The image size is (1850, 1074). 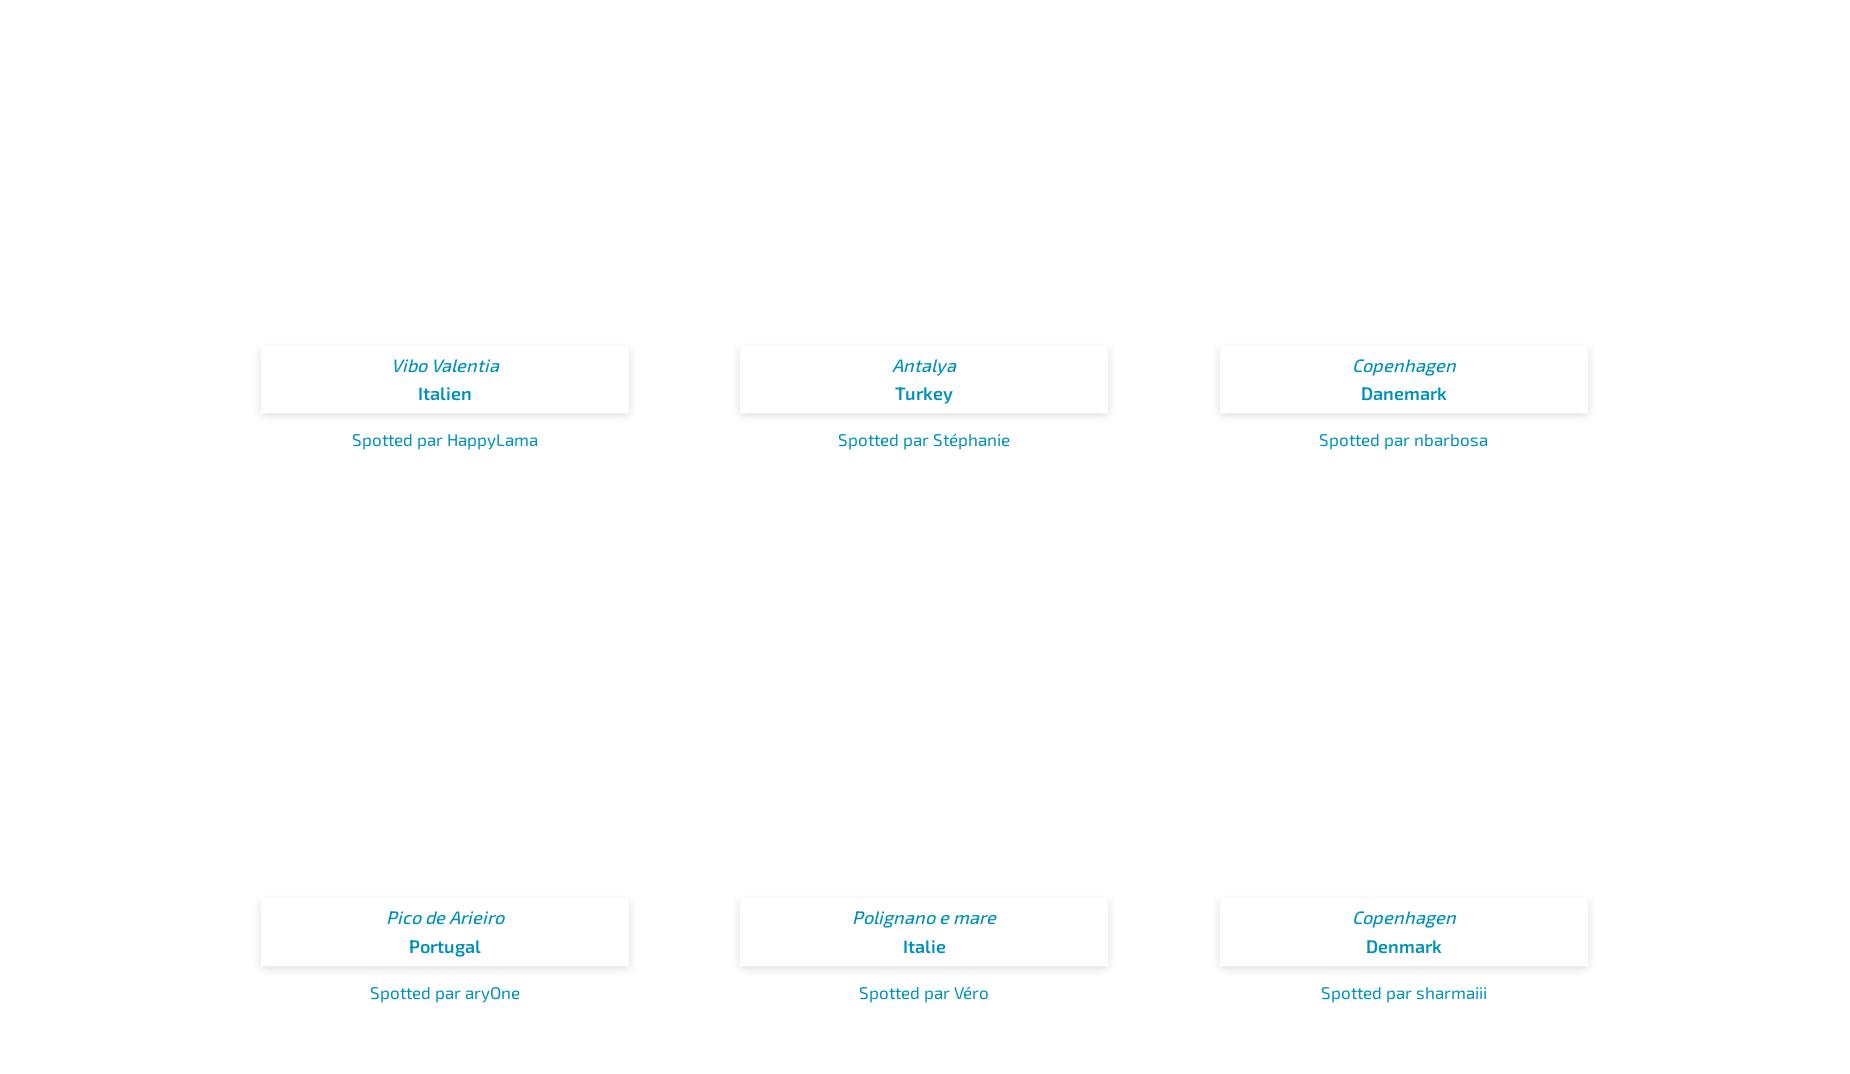 What do you see at coordinates (924, 392) in the screenshot?
I see `'Turkey'` at bounding box center [924, 392].